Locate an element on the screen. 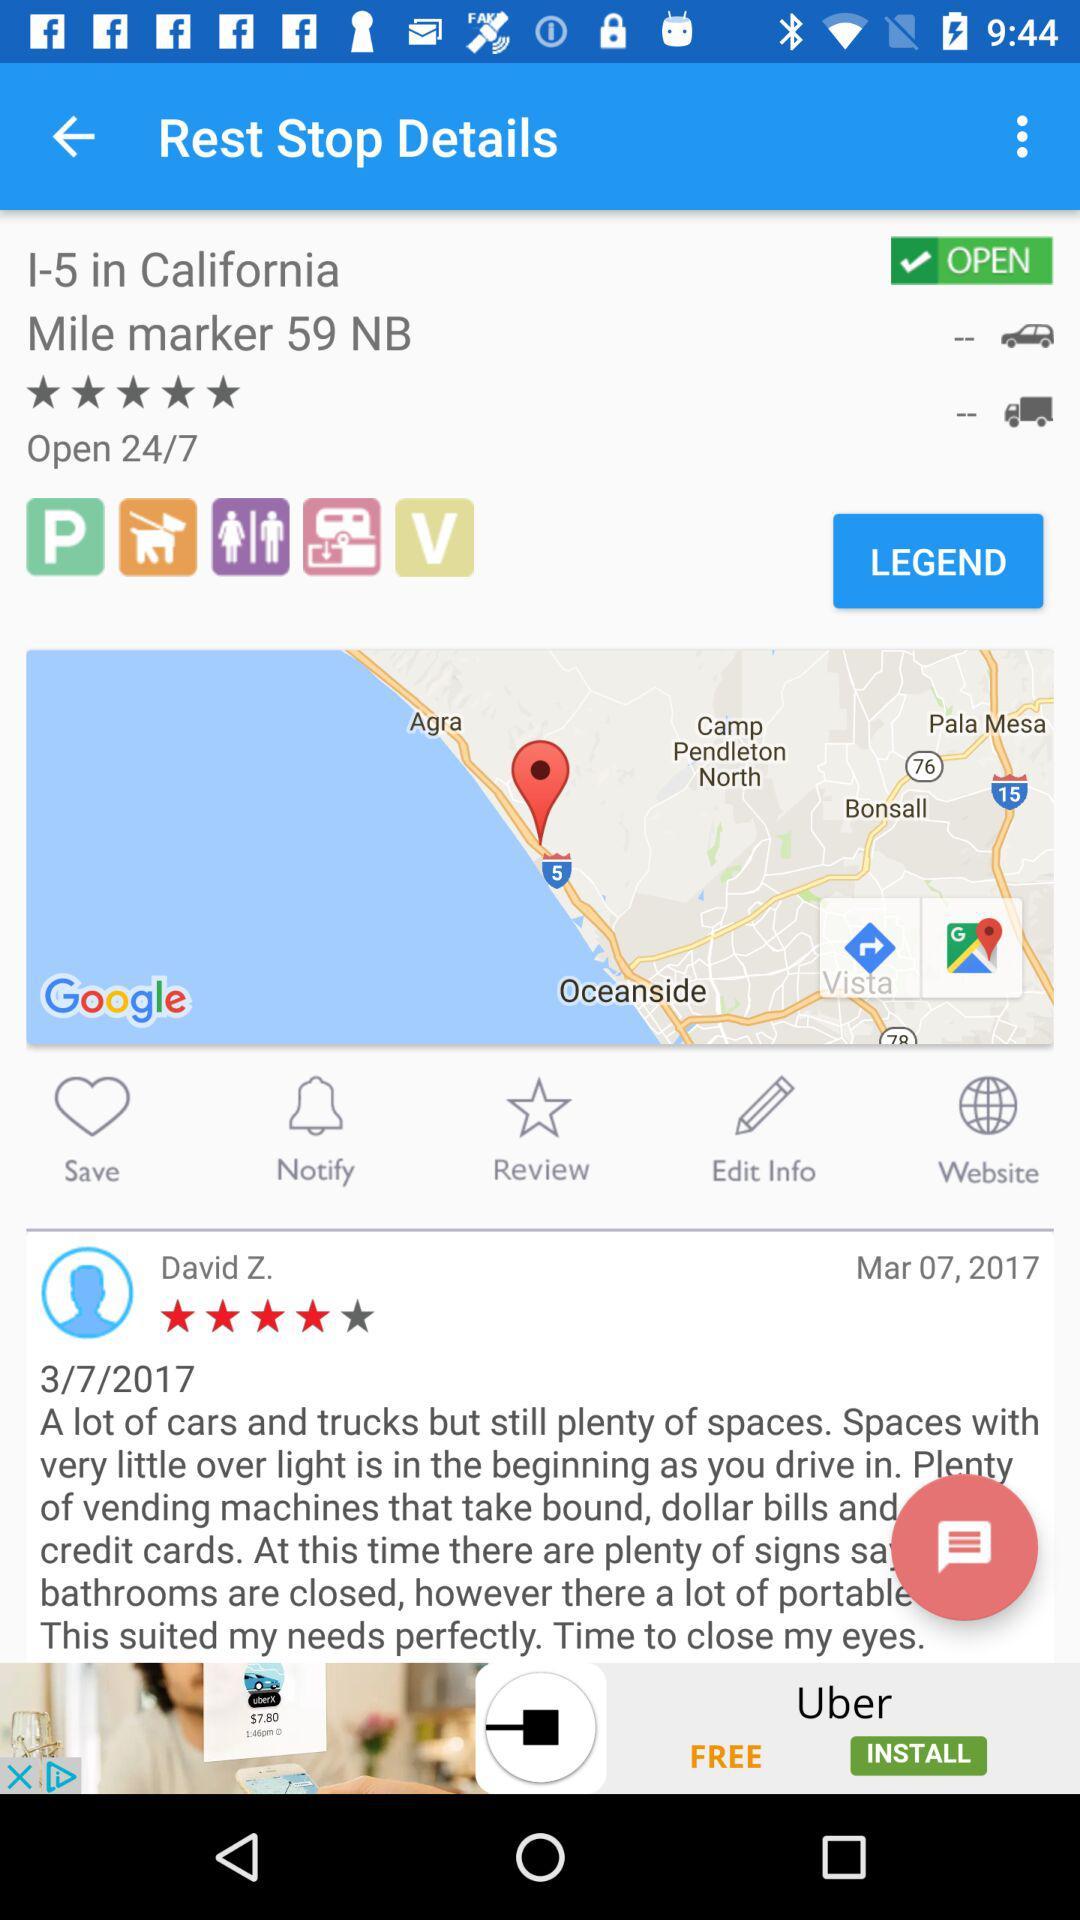 The image size is (1080, 1920). the chat icon is located at coordinates (963, 1546).